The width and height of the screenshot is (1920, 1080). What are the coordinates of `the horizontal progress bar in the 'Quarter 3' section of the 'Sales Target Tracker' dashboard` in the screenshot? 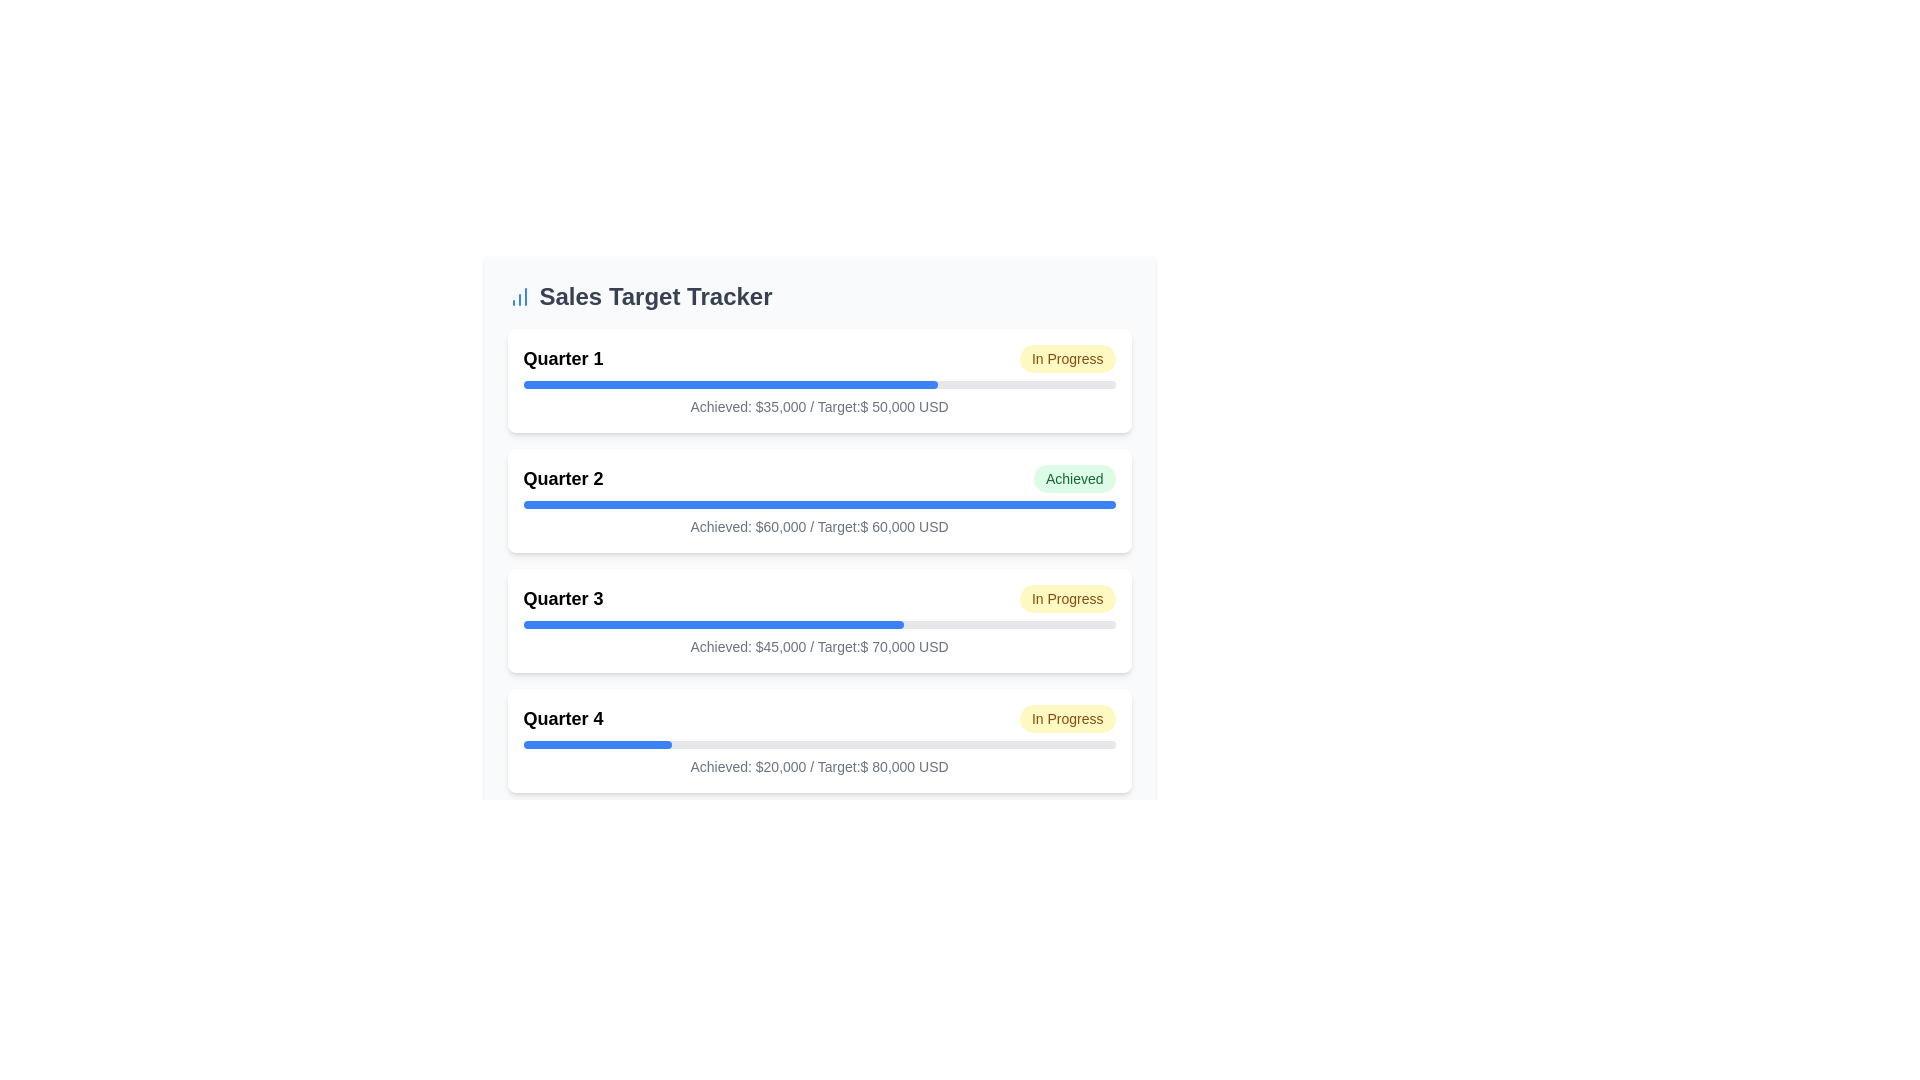 It's located at (819, 623).